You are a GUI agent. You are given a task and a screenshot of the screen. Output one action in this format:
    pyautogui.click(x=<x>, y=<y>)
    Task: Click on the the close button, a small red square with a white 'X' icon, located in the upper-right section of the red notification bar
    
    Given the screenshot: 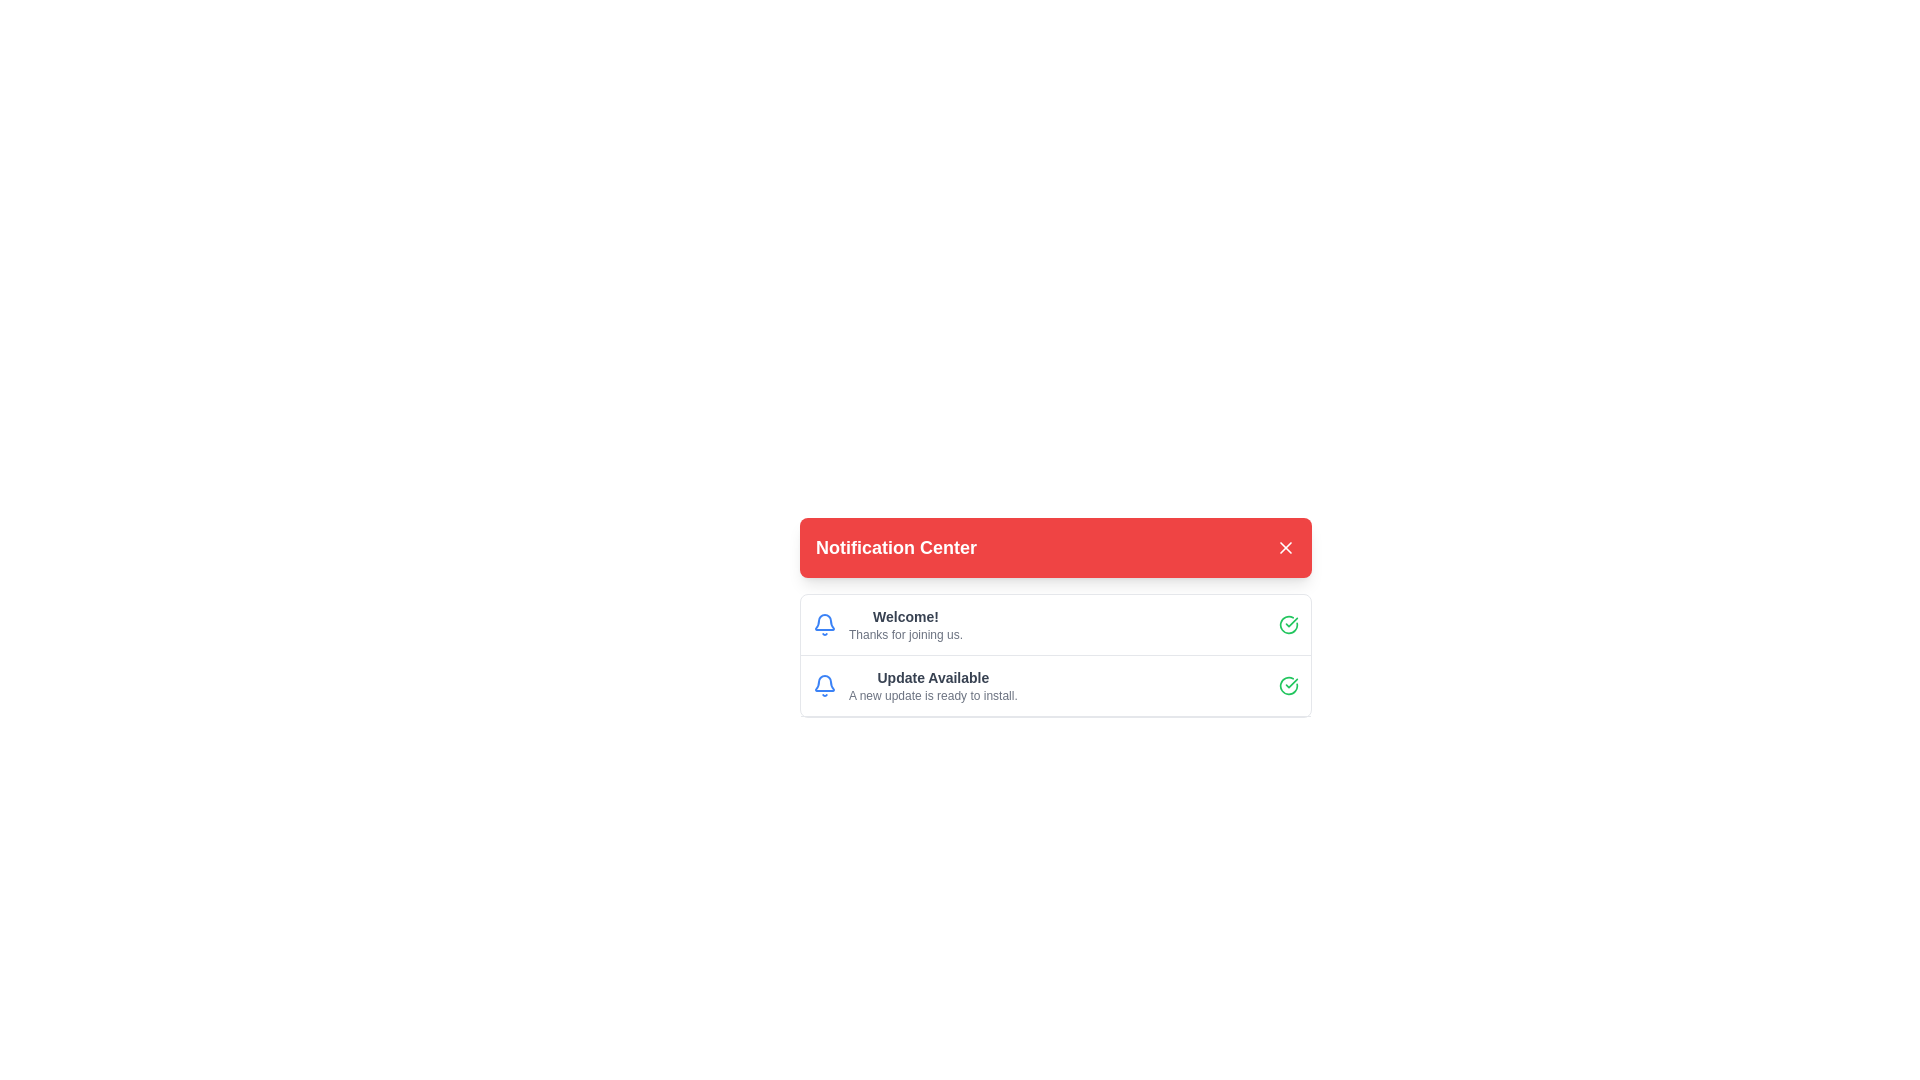 What is the action you would take?
    pyautogui.click(x=1286, y=547)
    